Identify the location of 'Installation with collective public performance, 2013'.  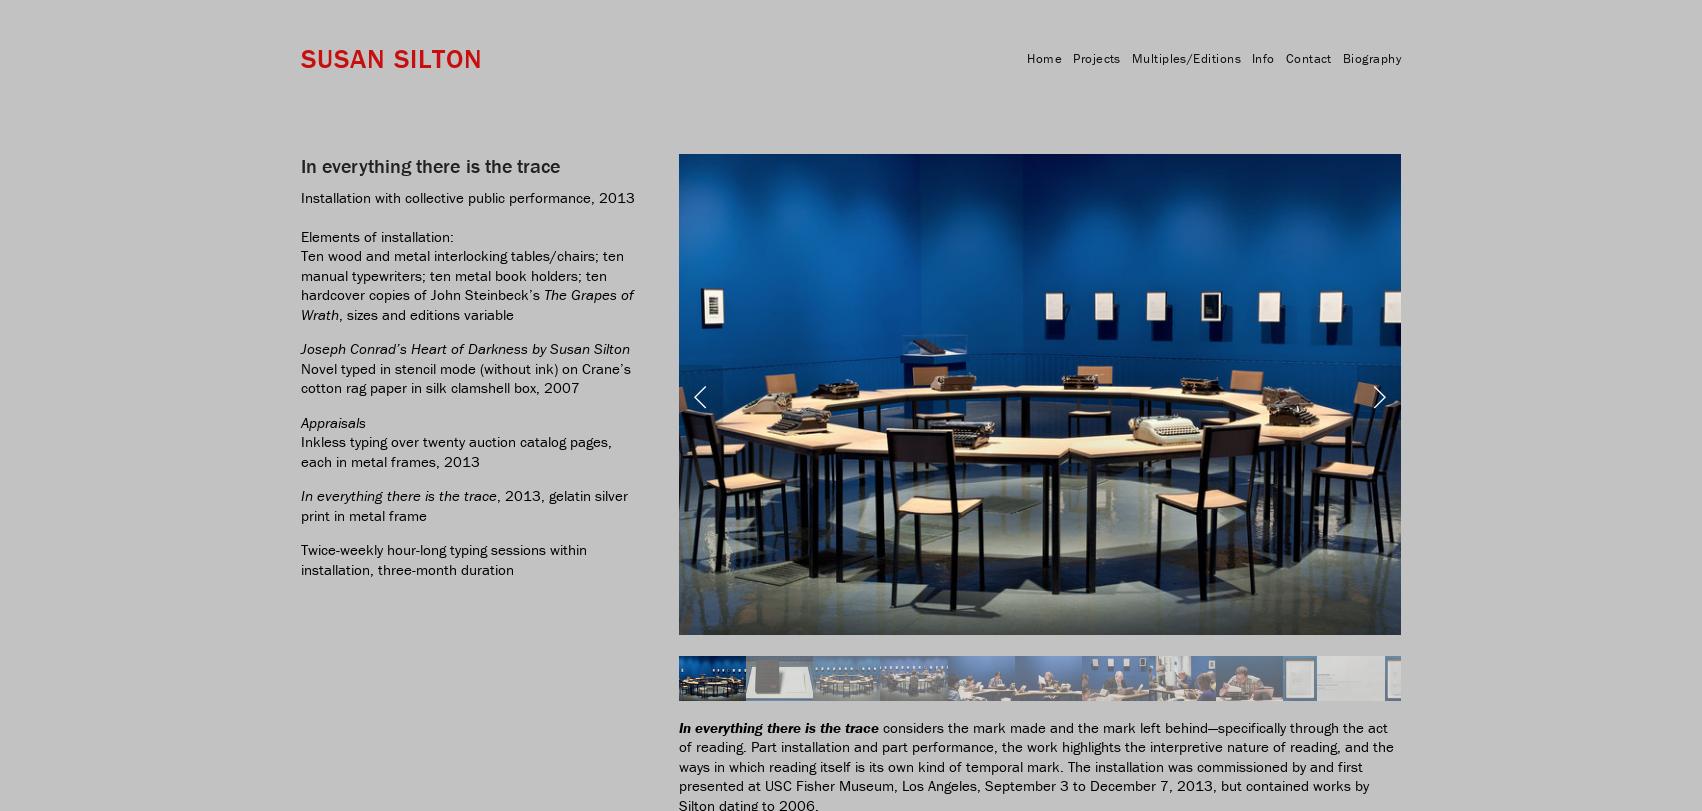
(467, 196).